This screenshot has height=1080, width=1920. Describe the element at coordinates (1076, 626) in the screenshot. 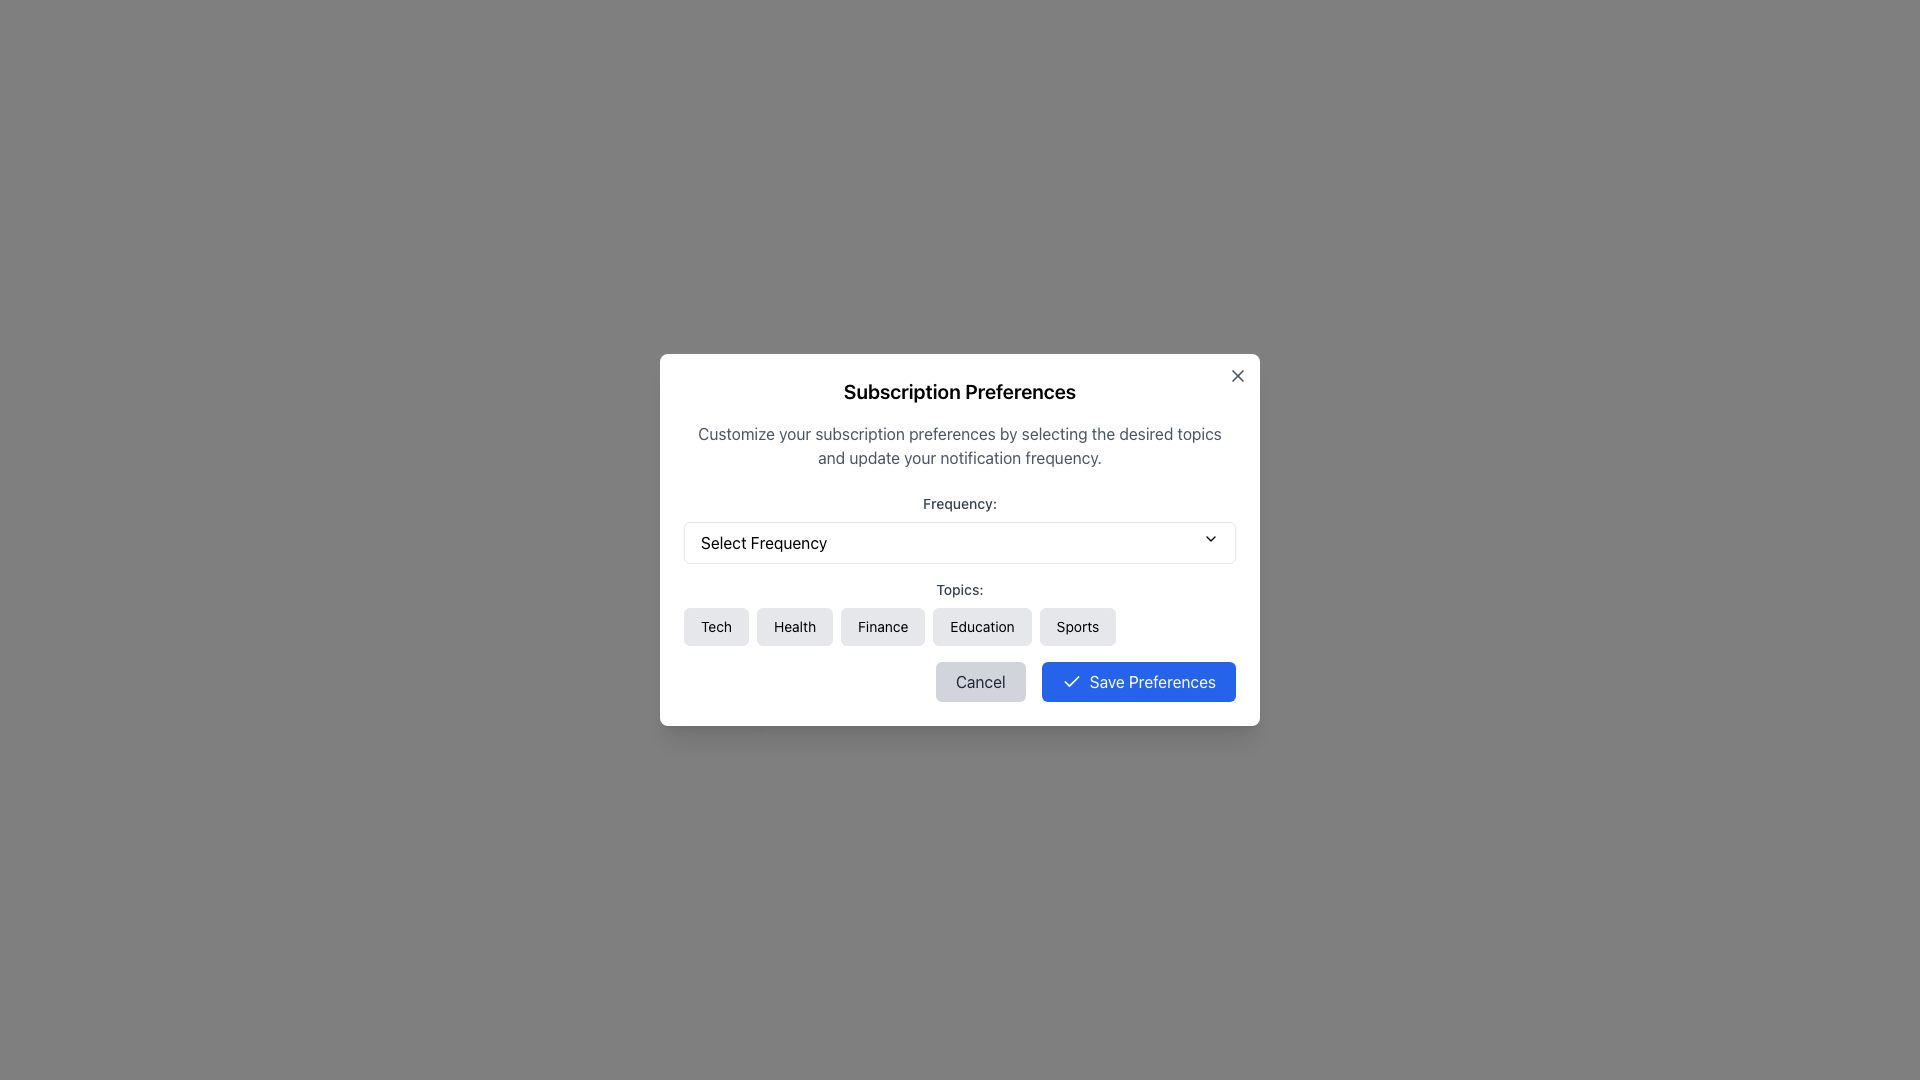

I see `the 'Sports' button, the last button in the horizontal row of topic options` at that location.